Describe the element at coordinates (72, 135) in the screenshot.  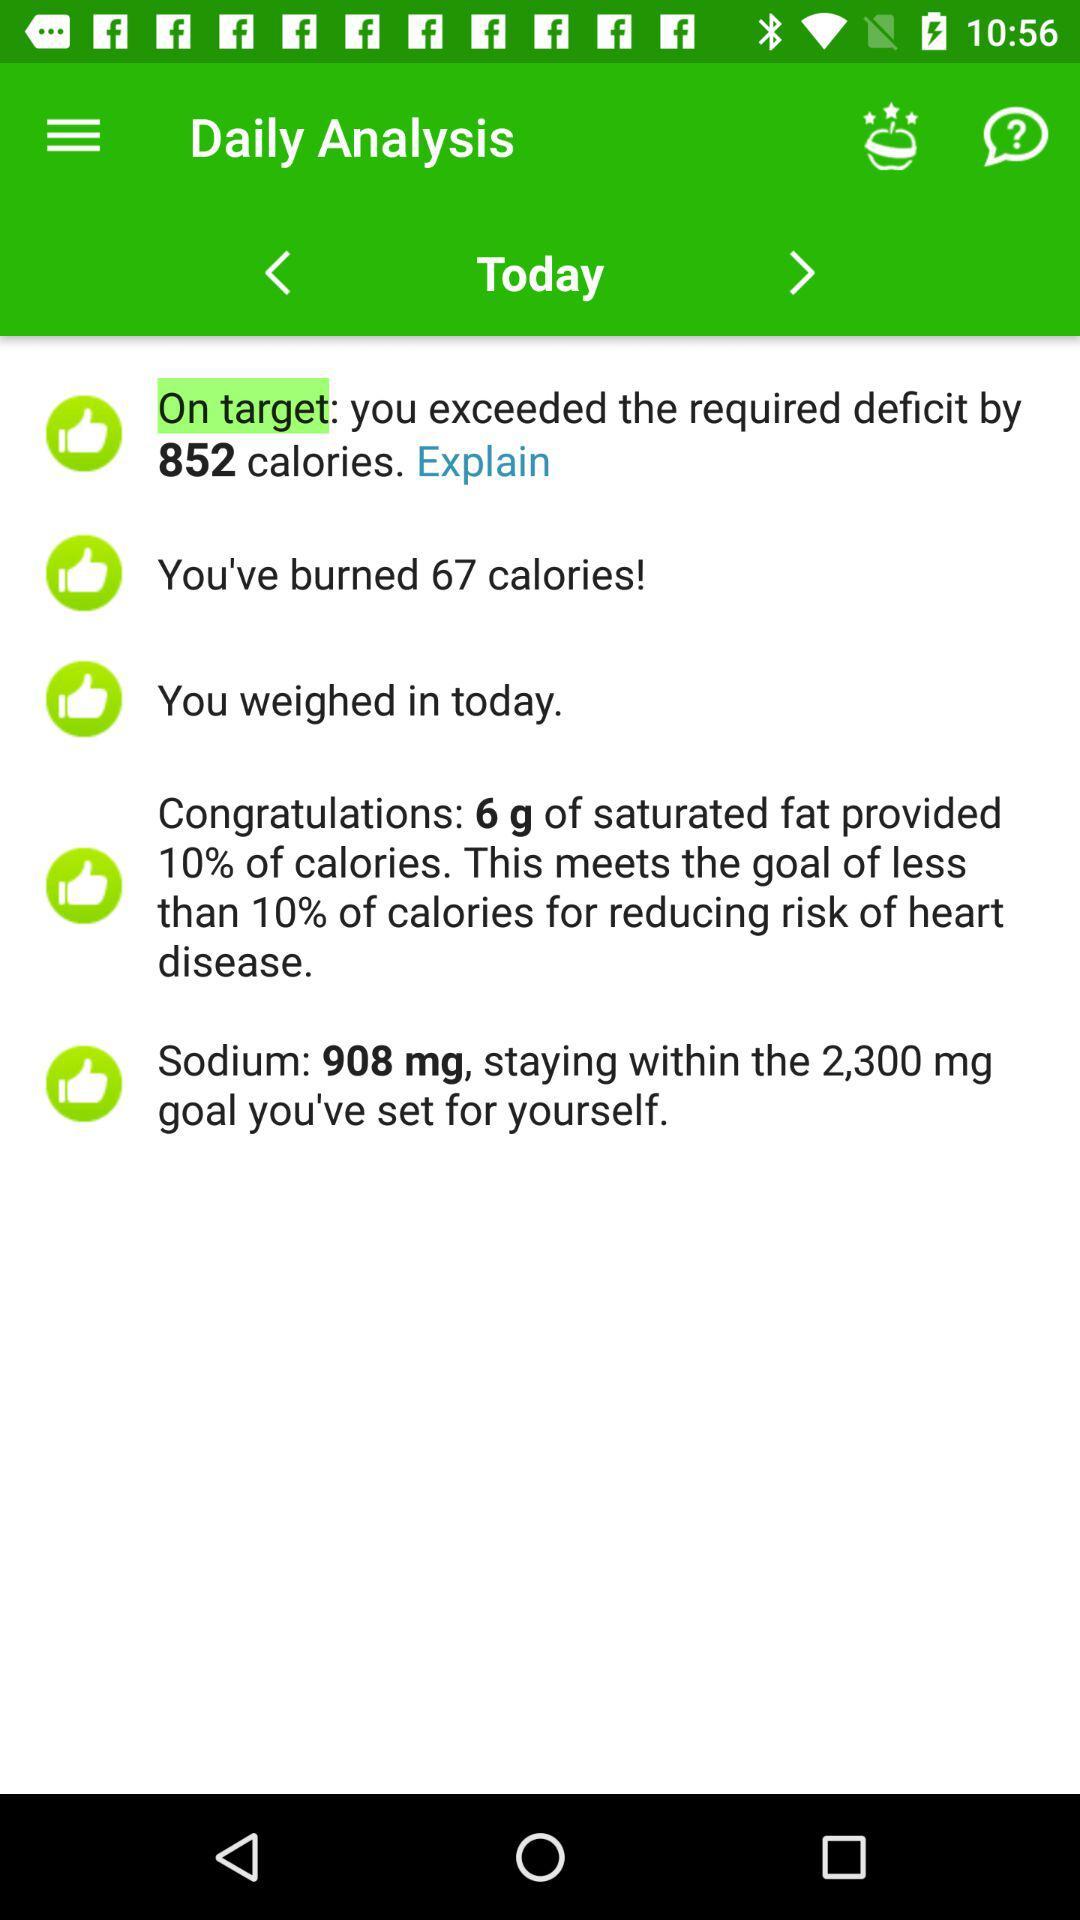
I see `icon next to the daily analysis item` at that location.